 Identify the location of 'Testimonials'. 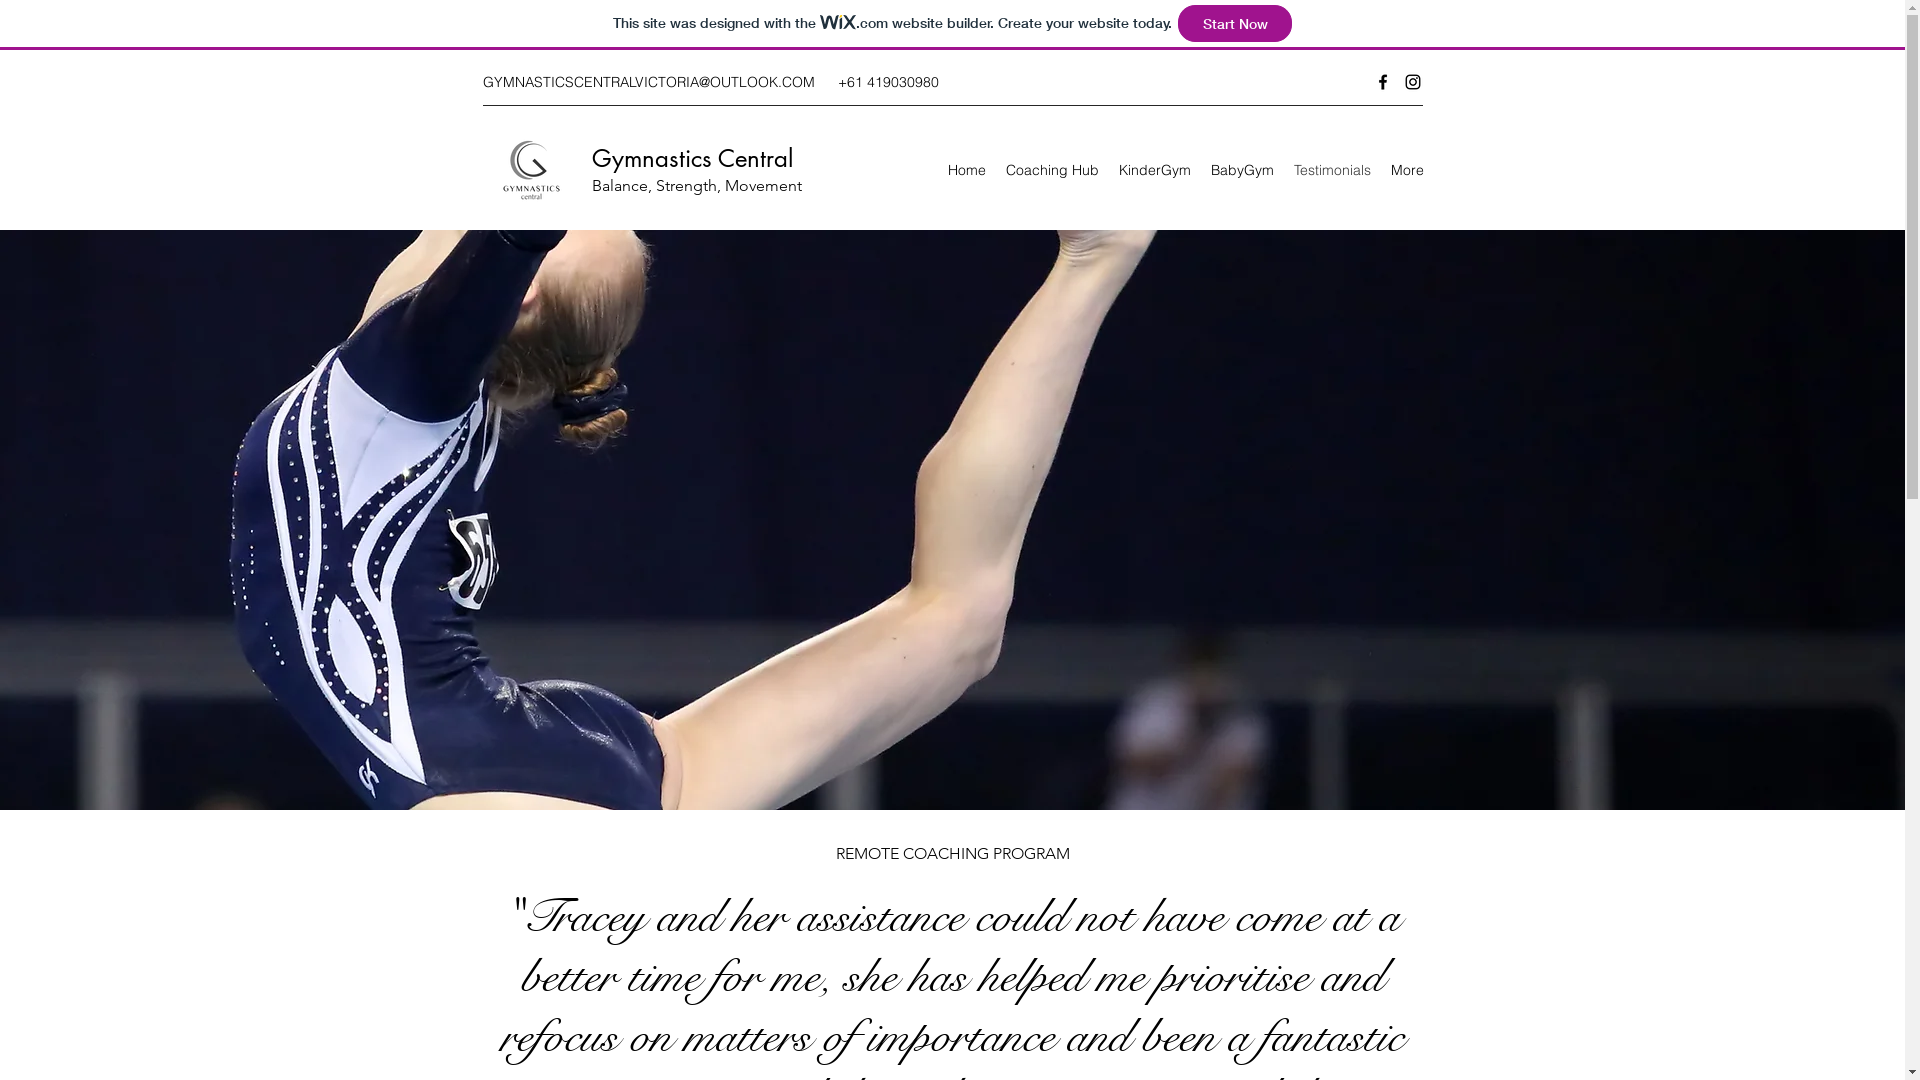
(1332, 168).